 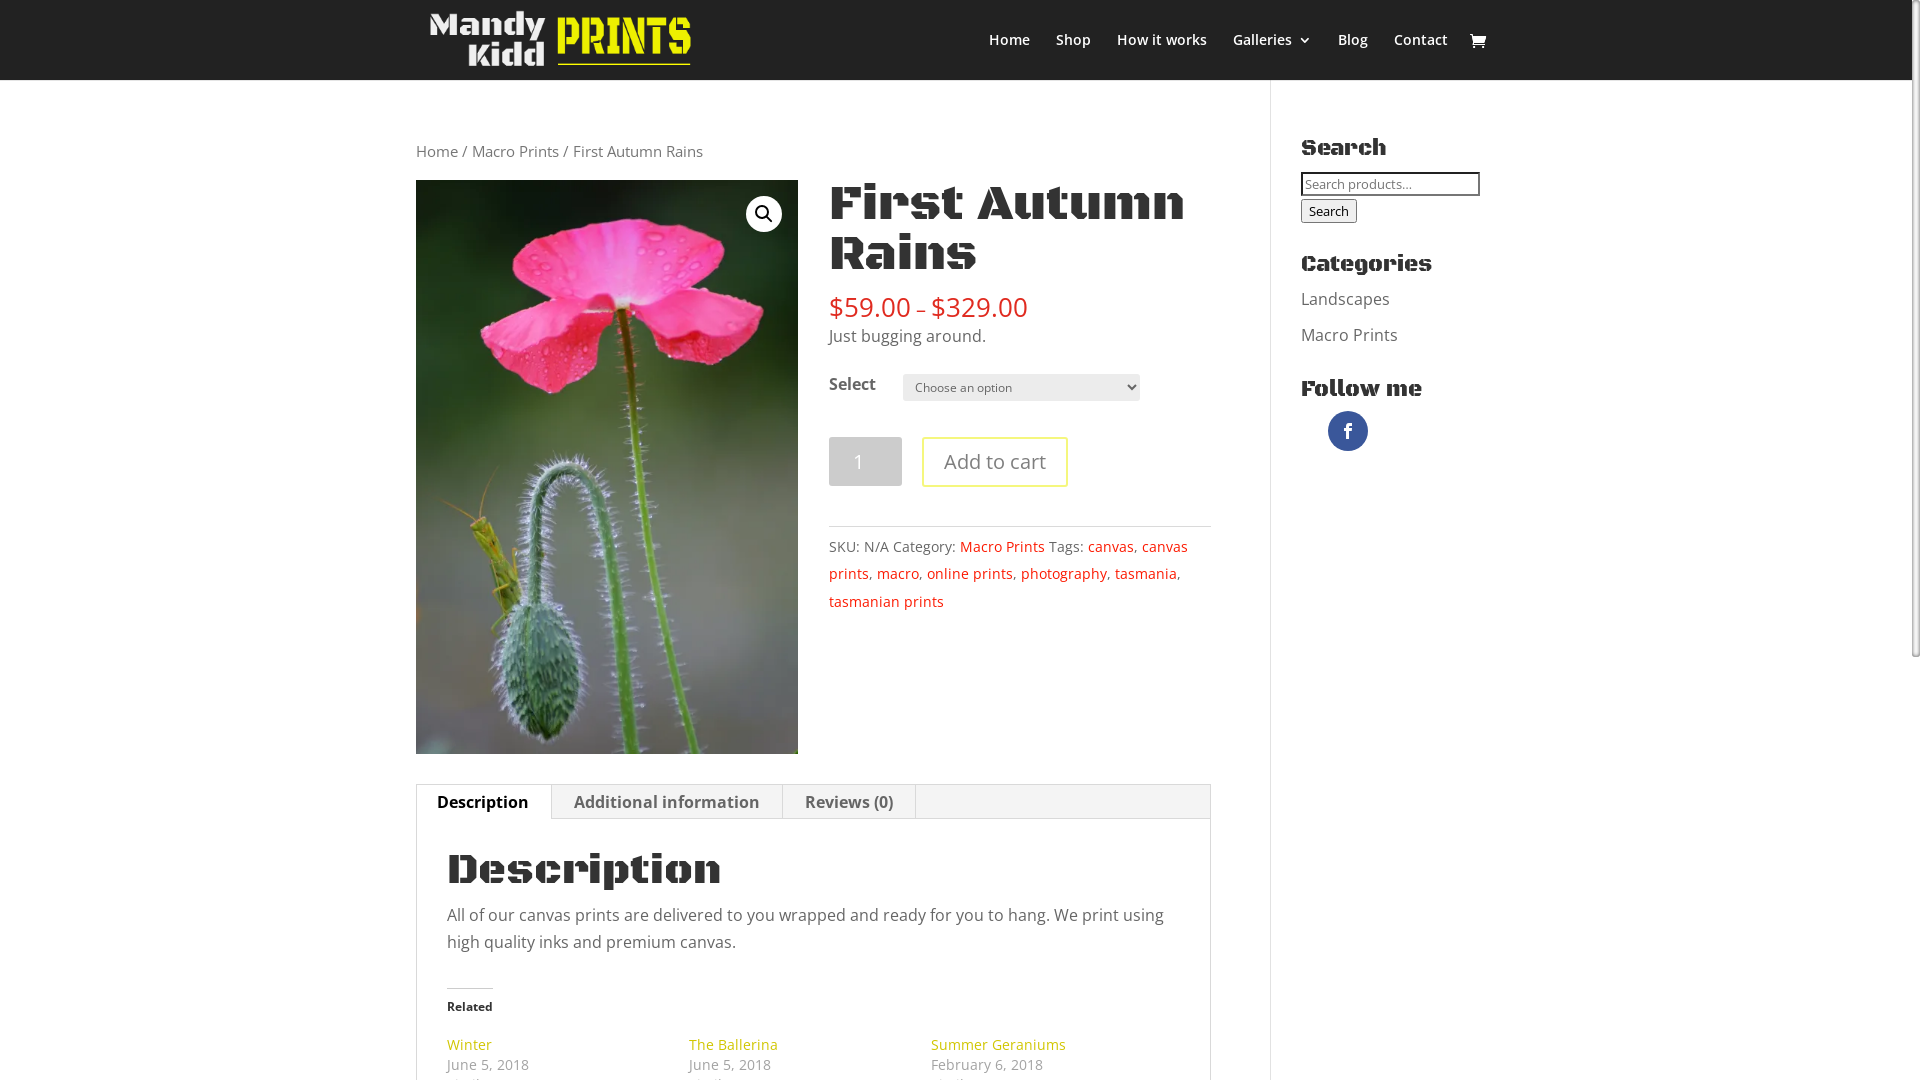 What do you see at coordinates (994, 462) in the screenshot?
I see `'Add to cart'` at bounding box center [994, 462].